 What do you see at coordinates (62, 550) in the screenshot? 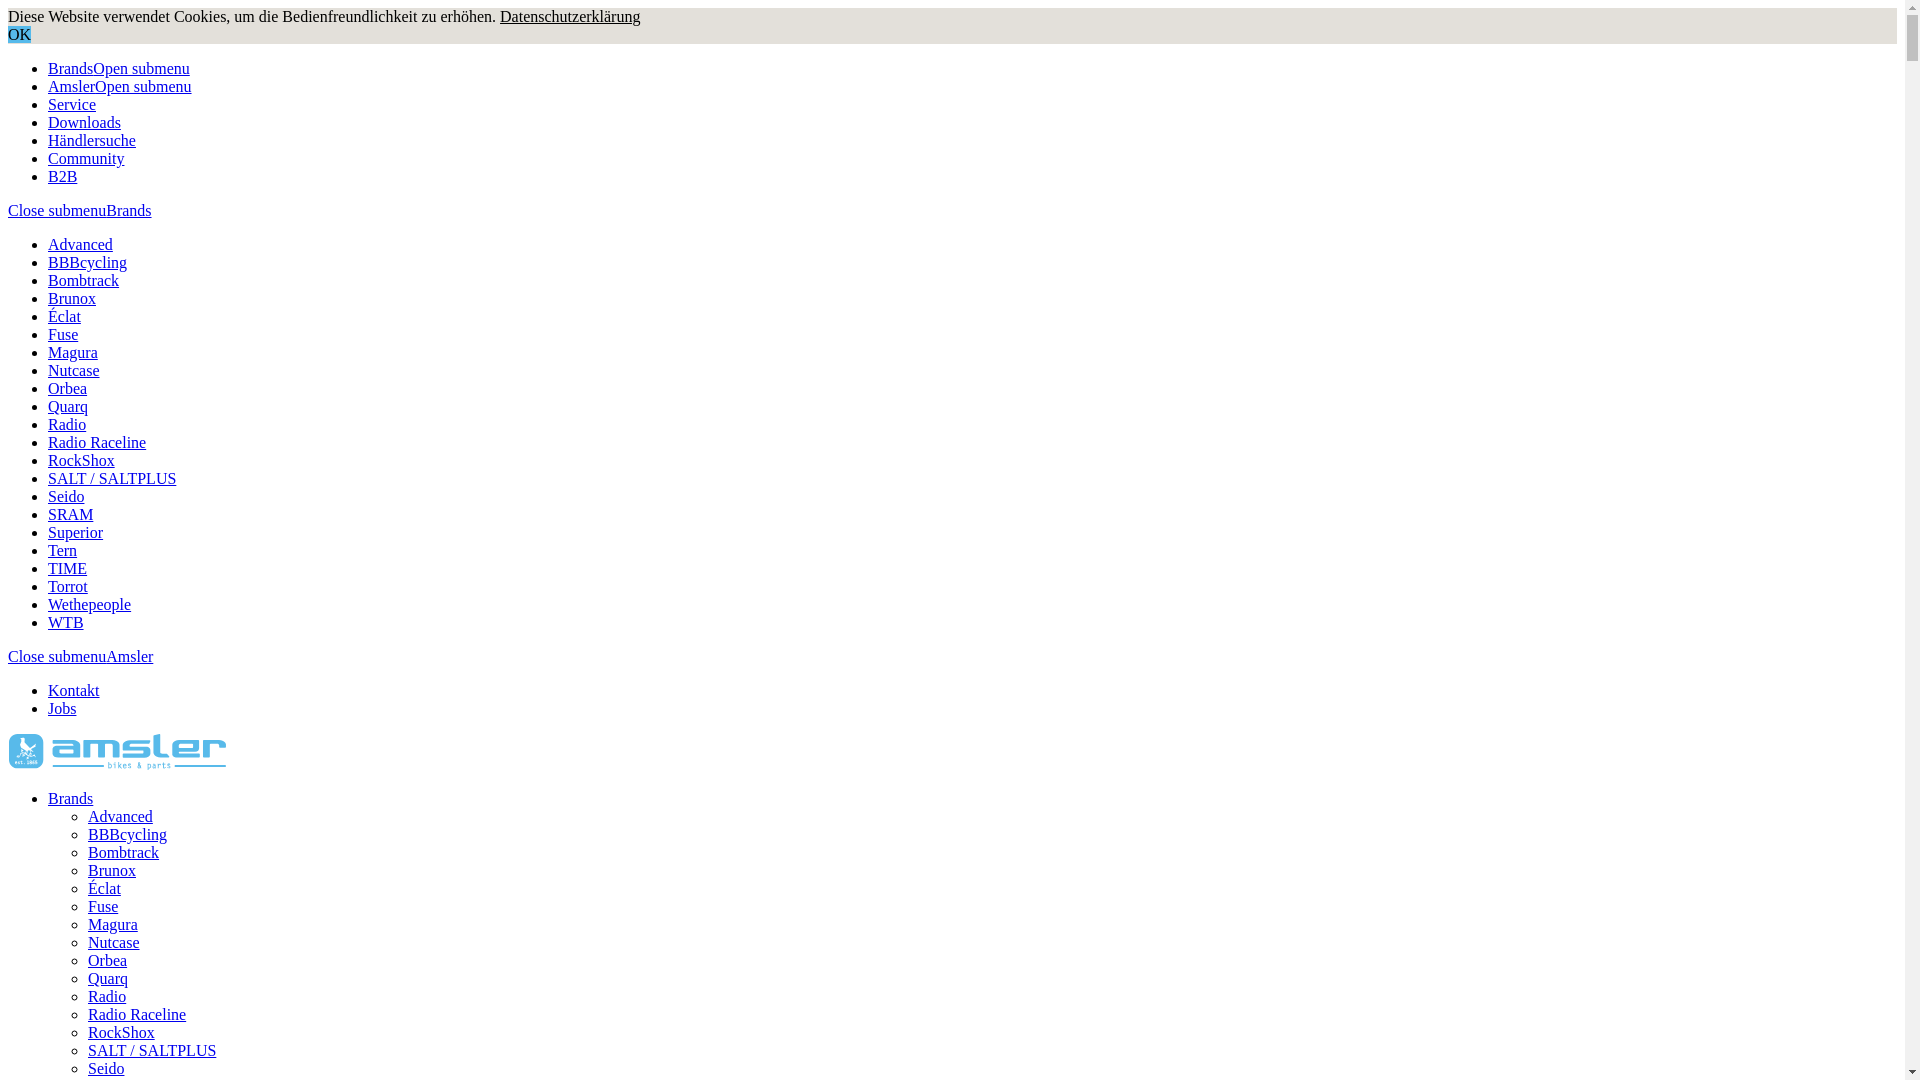
I see `'Tern'` at bounding box center [62, 550].